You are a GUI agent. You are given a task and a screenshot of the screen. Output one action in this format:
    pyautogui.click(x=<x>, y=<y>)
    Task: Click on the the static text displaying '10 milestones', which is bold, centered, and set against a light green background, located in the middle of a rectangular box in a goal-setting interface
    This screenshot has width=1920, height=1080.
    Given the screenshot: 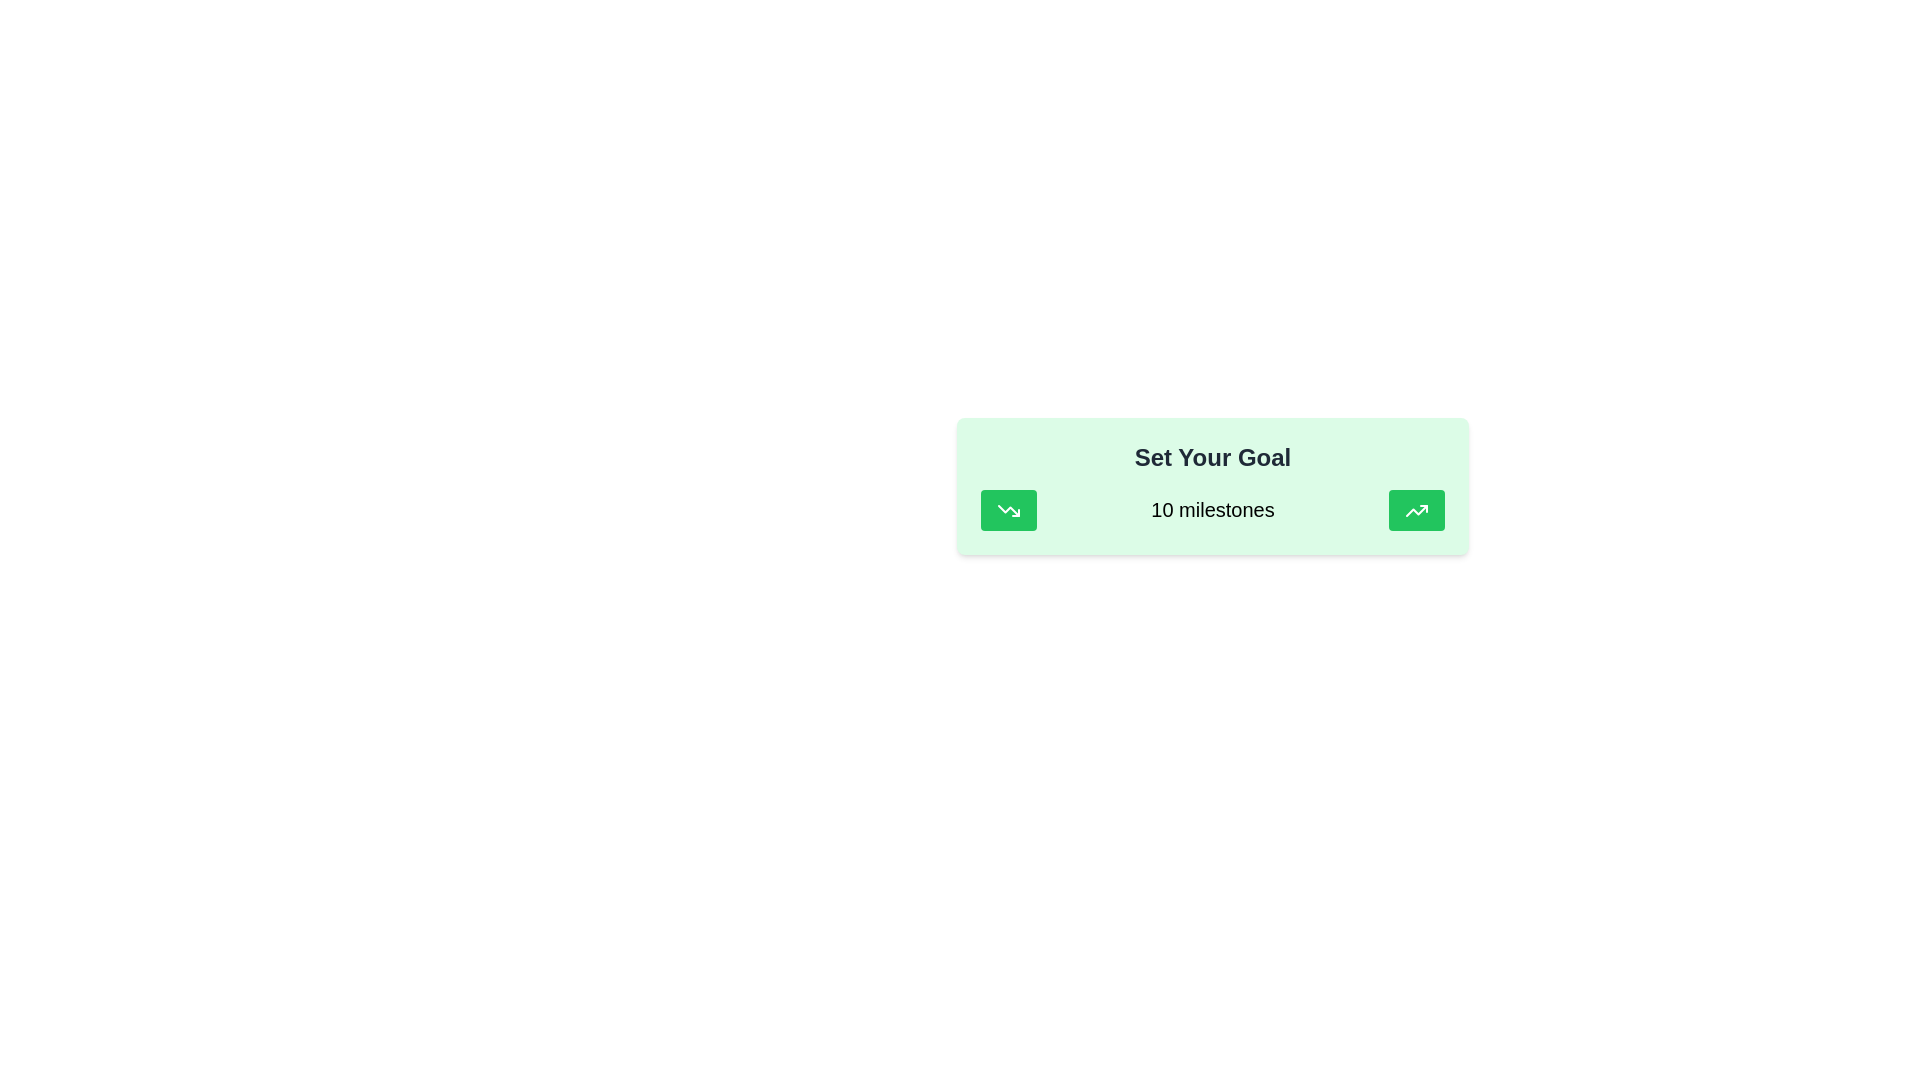 What is the action you would take?
    pyautogui.click(x=1212, y=508)
    